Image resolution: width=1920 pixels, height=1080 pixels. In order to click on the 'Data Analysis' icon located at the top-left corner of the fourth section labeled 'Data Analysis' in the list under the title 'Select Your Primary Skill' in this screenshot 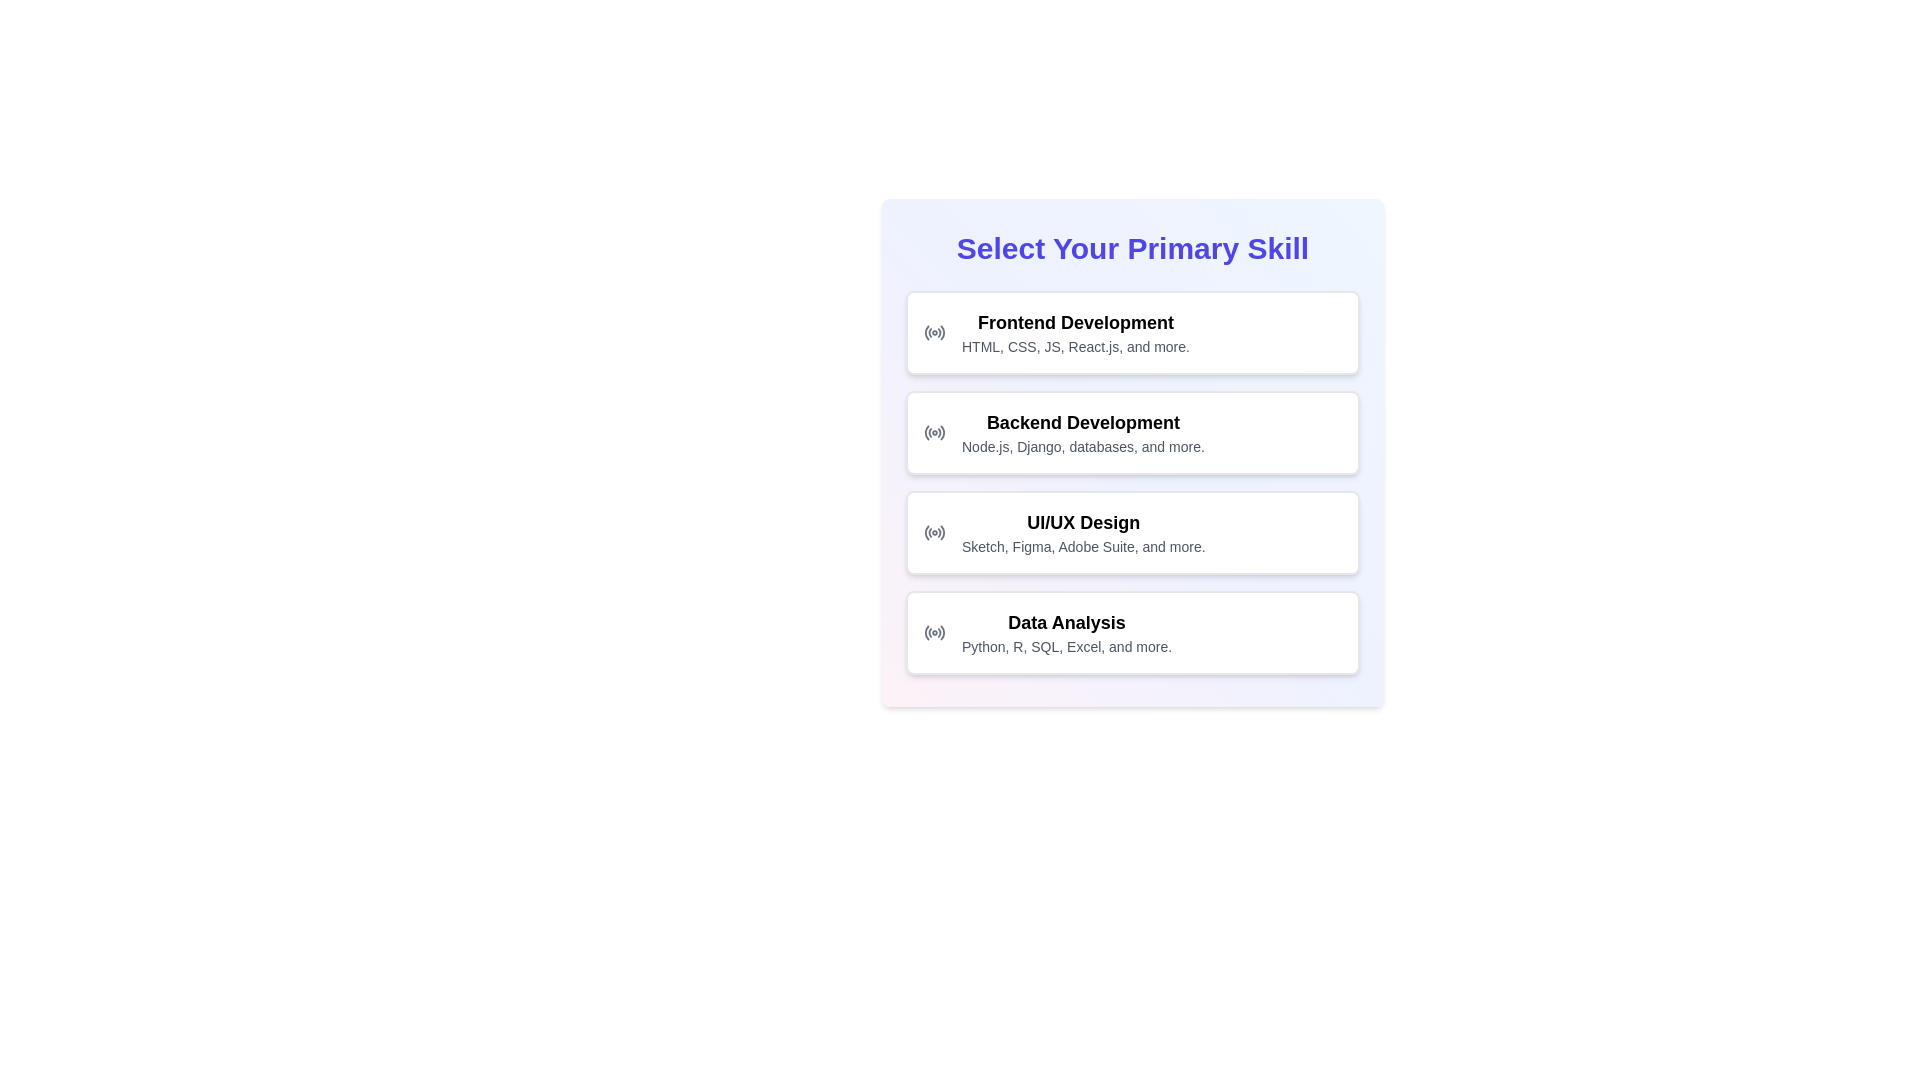, I will do `click(934, 632)`.